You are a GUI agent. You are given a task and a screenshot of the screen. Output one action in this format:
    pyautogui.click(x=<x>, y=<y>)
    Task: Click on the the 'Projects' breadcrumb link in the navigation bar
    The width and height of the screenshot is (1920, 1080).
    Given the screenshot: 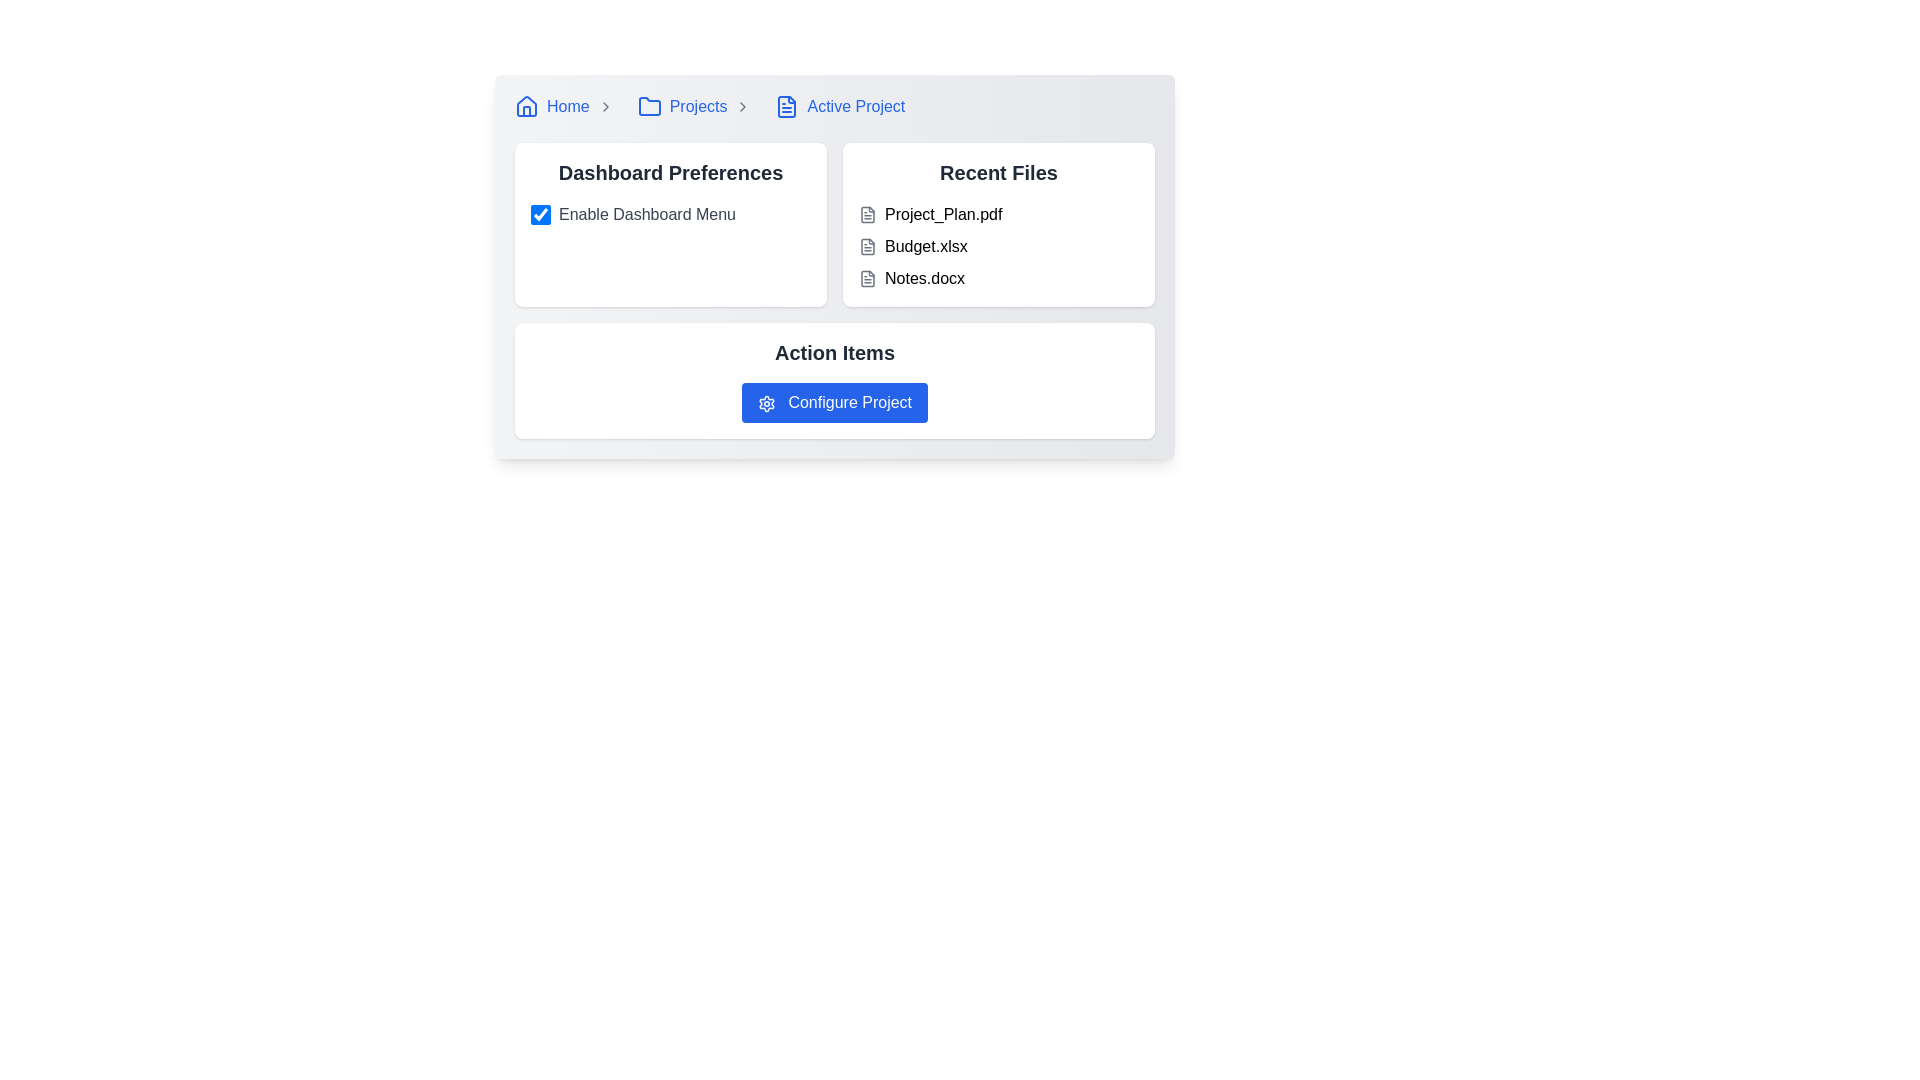 What is the action you would take?
    pyautogui.click(x=698, y=107)
    